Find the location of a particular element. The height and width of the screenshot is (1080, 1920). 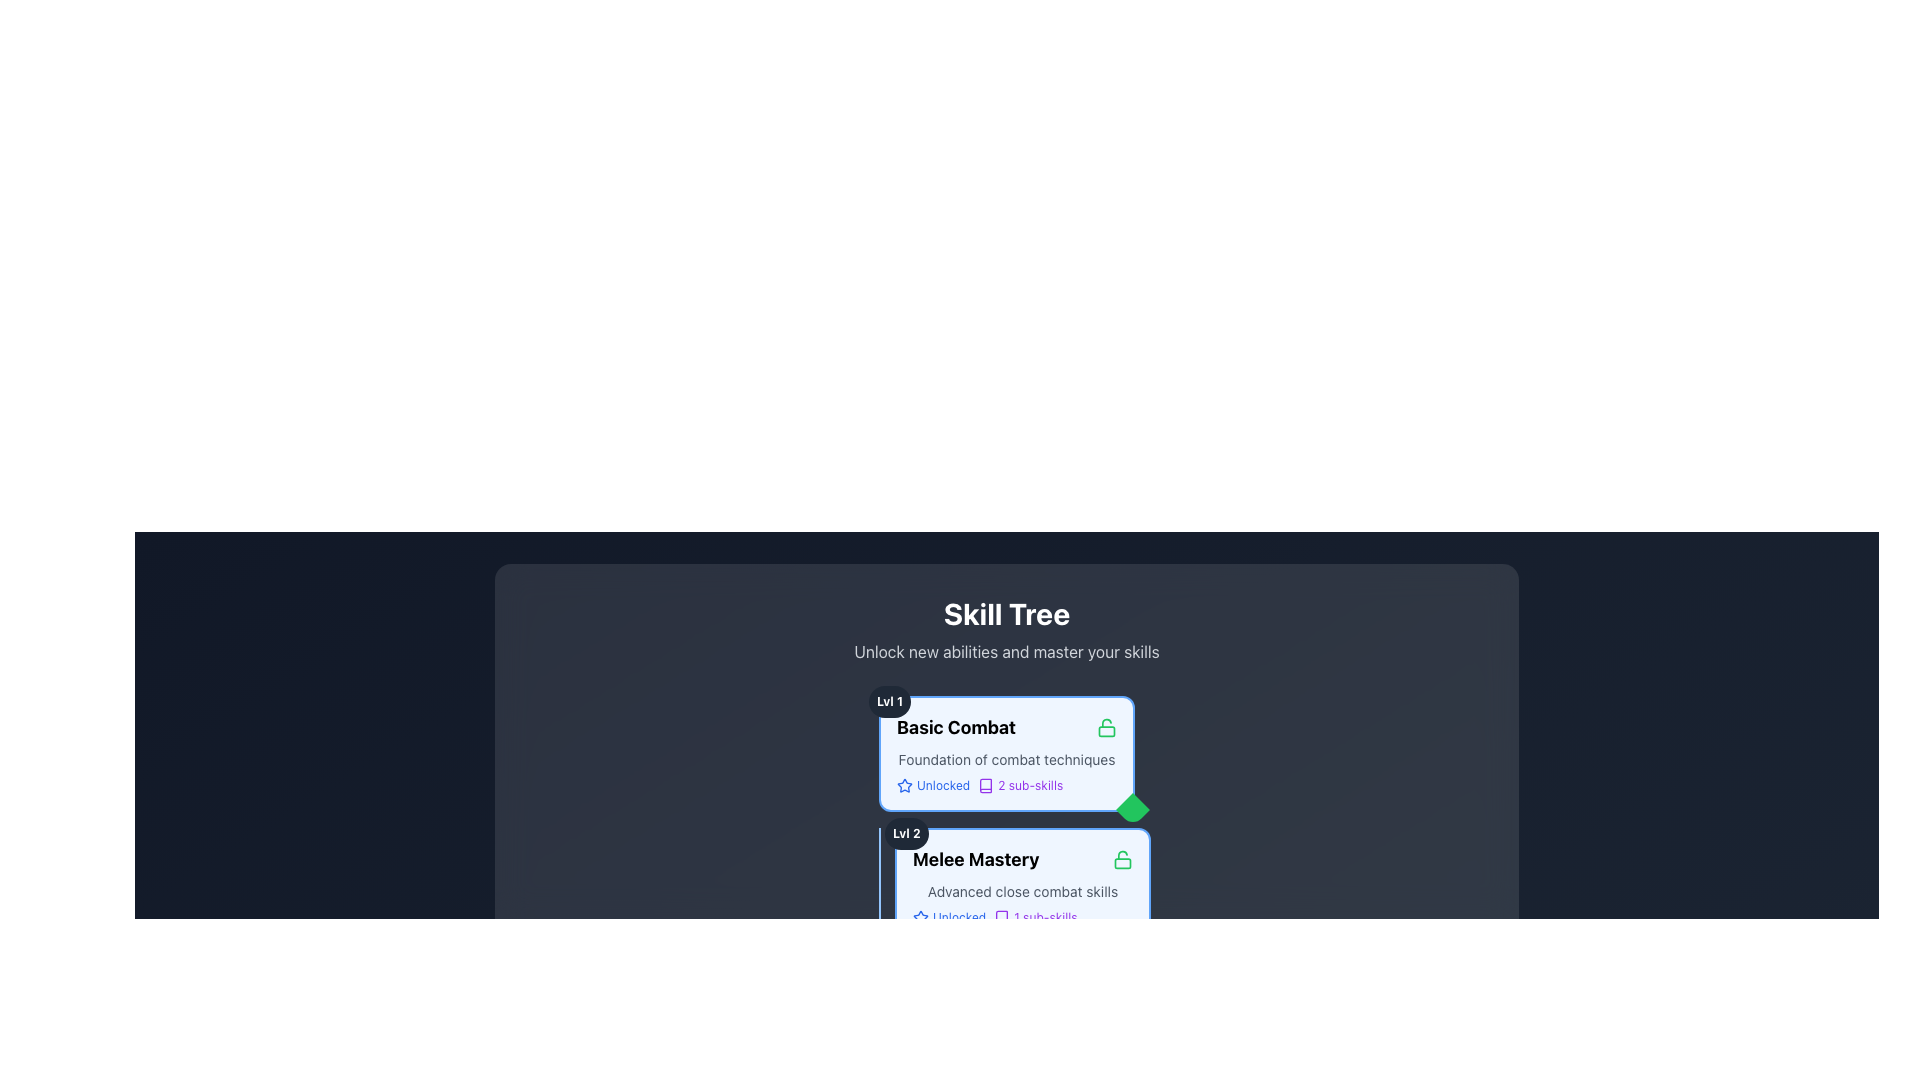

informational label with icons and text indicating the status of the 'Basic Combat' skill, located below 'Foundation of combat techniques' in the skill tree interface is located at coordinates (1007, 785).